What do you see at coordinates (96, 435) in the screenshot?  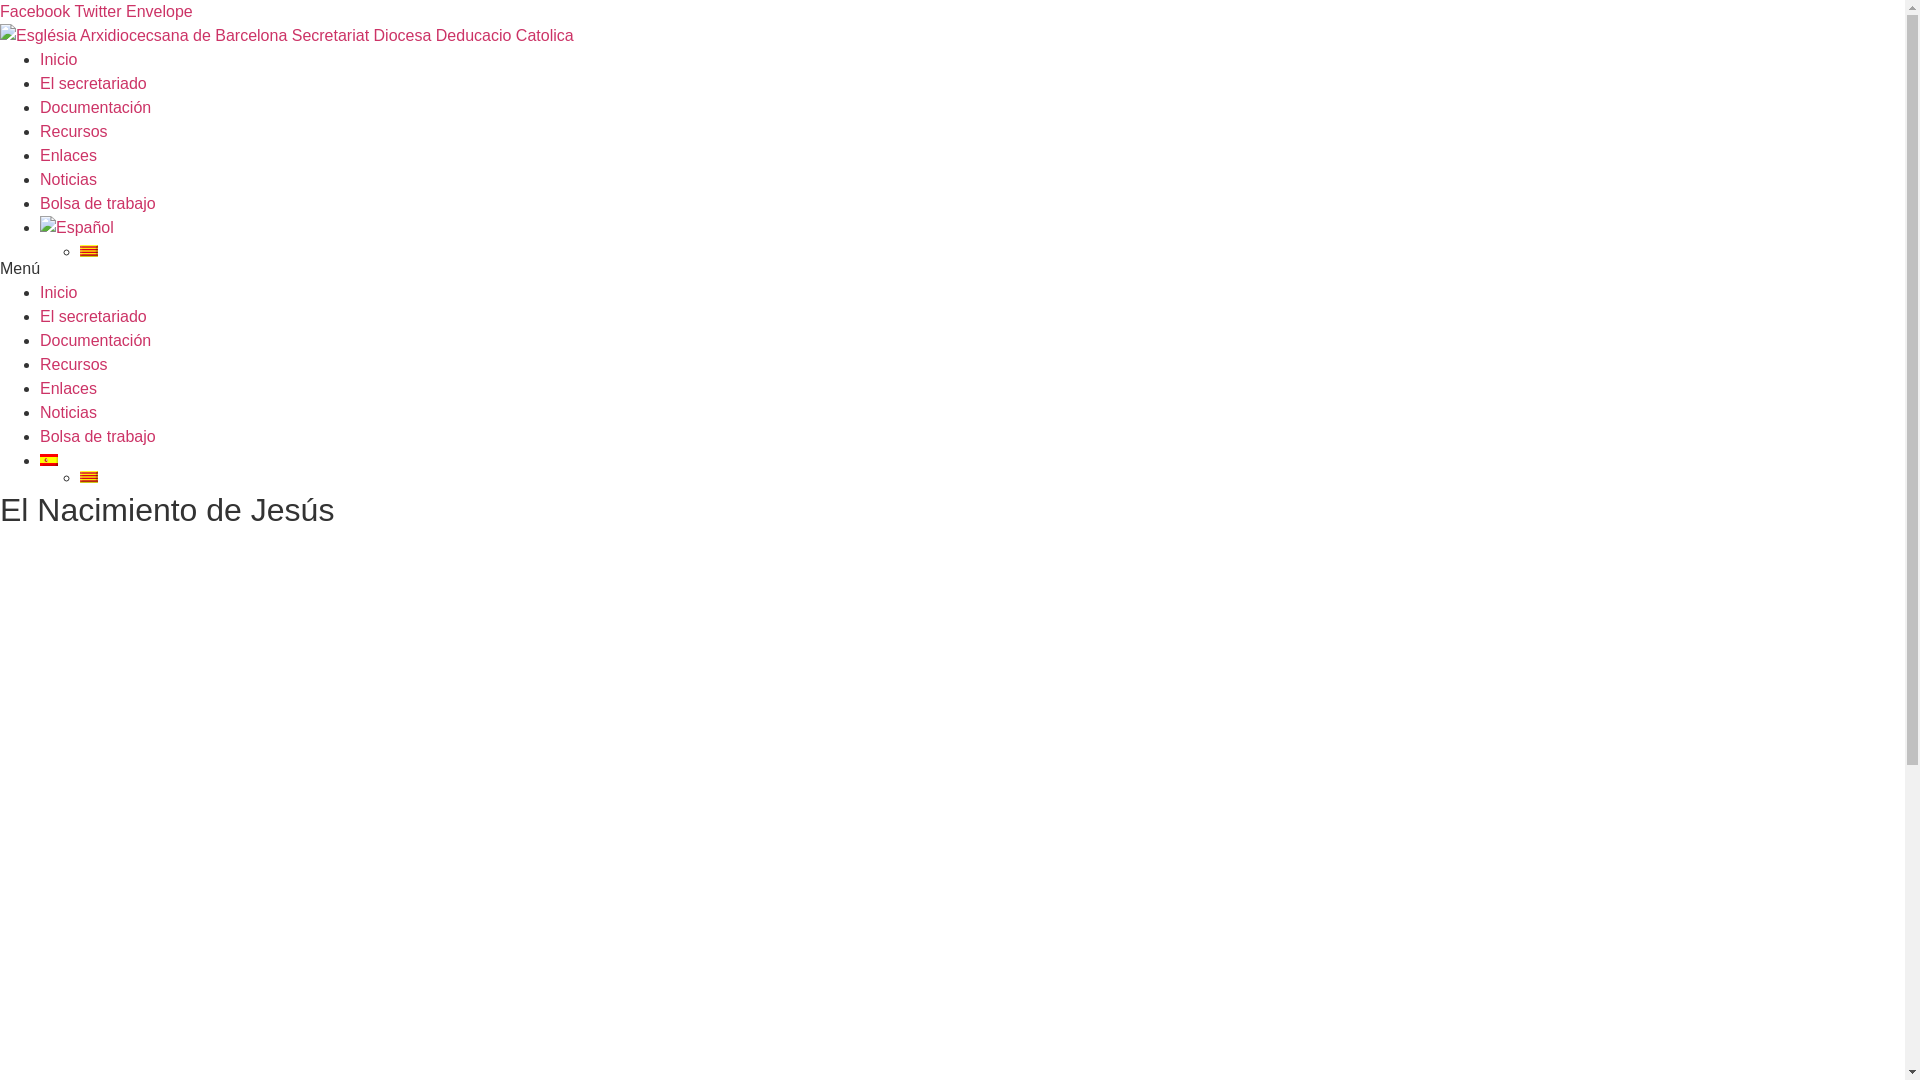 I see `'Bolsa de trabajo'` at bounding box center [96, 435].